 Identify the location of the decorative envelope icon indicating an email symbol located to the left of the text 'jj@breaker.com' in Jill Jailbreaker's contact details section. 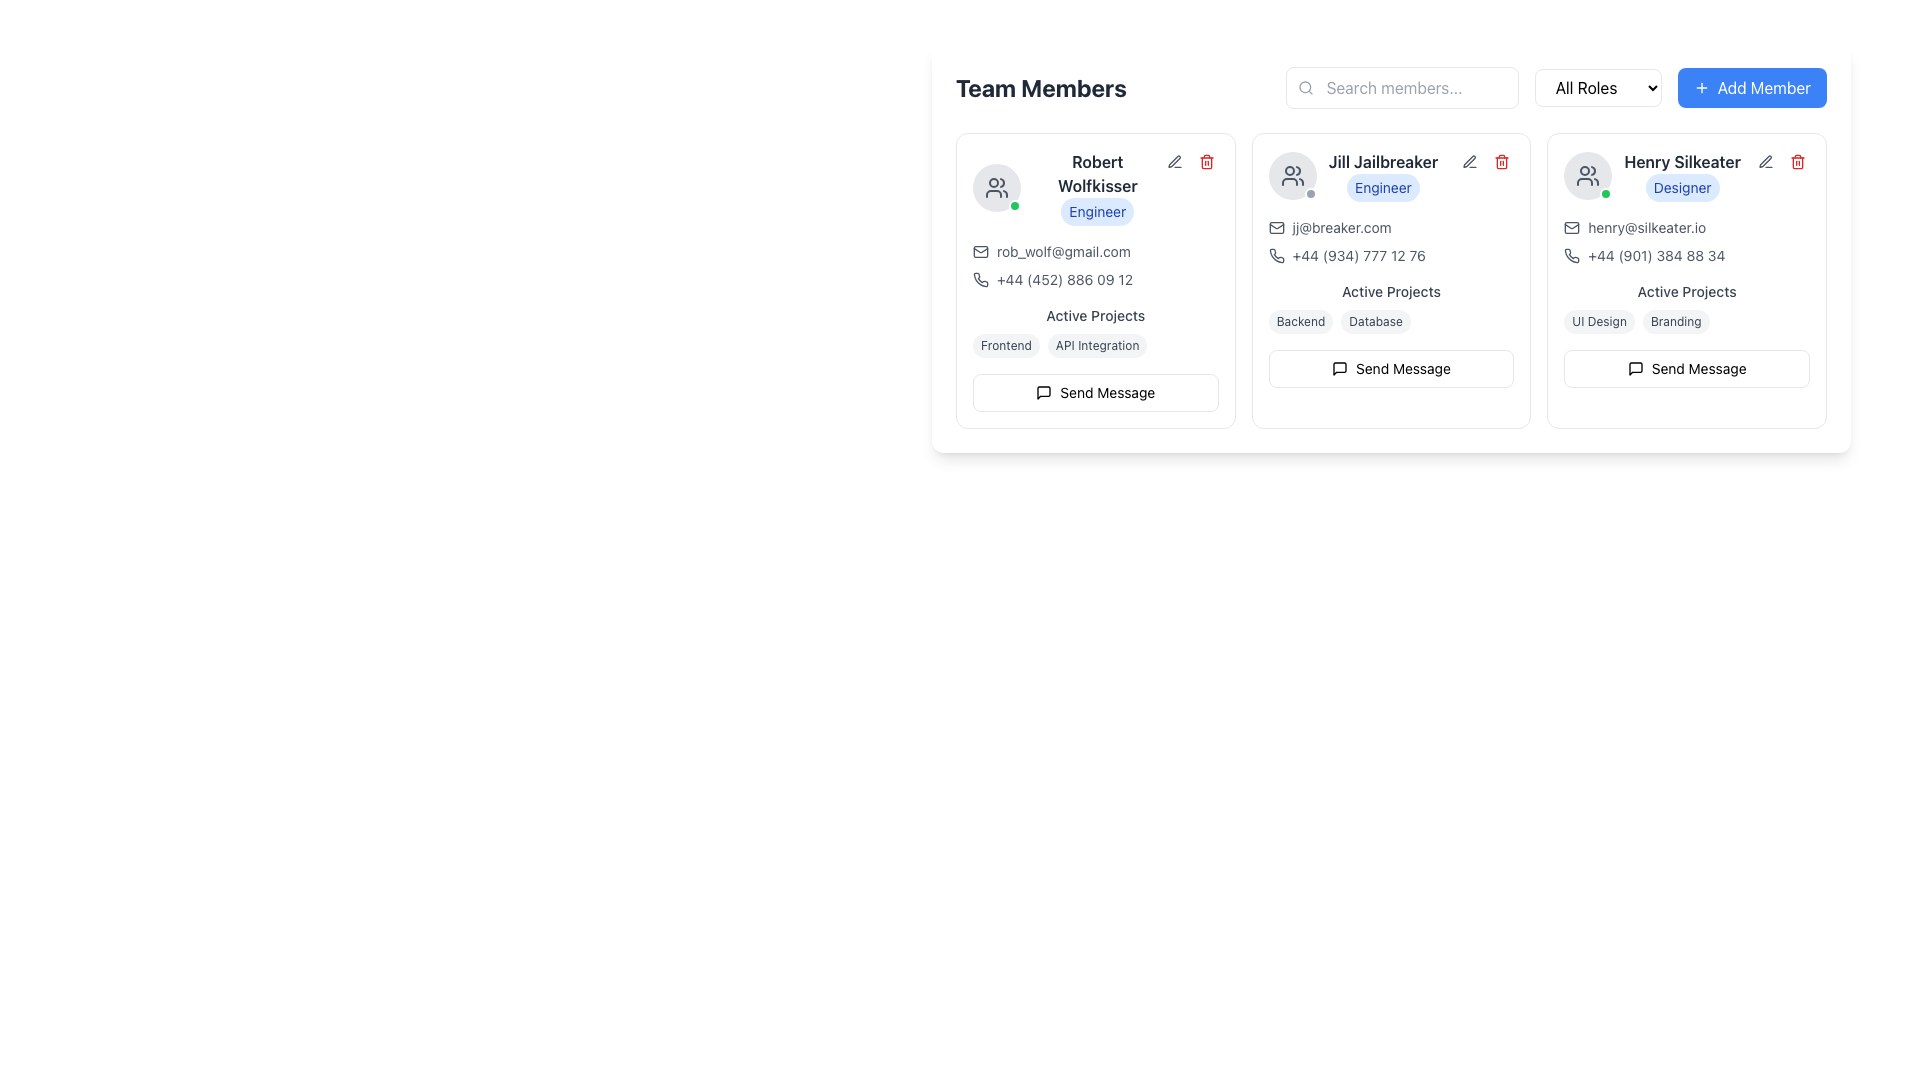
(1275, 226).